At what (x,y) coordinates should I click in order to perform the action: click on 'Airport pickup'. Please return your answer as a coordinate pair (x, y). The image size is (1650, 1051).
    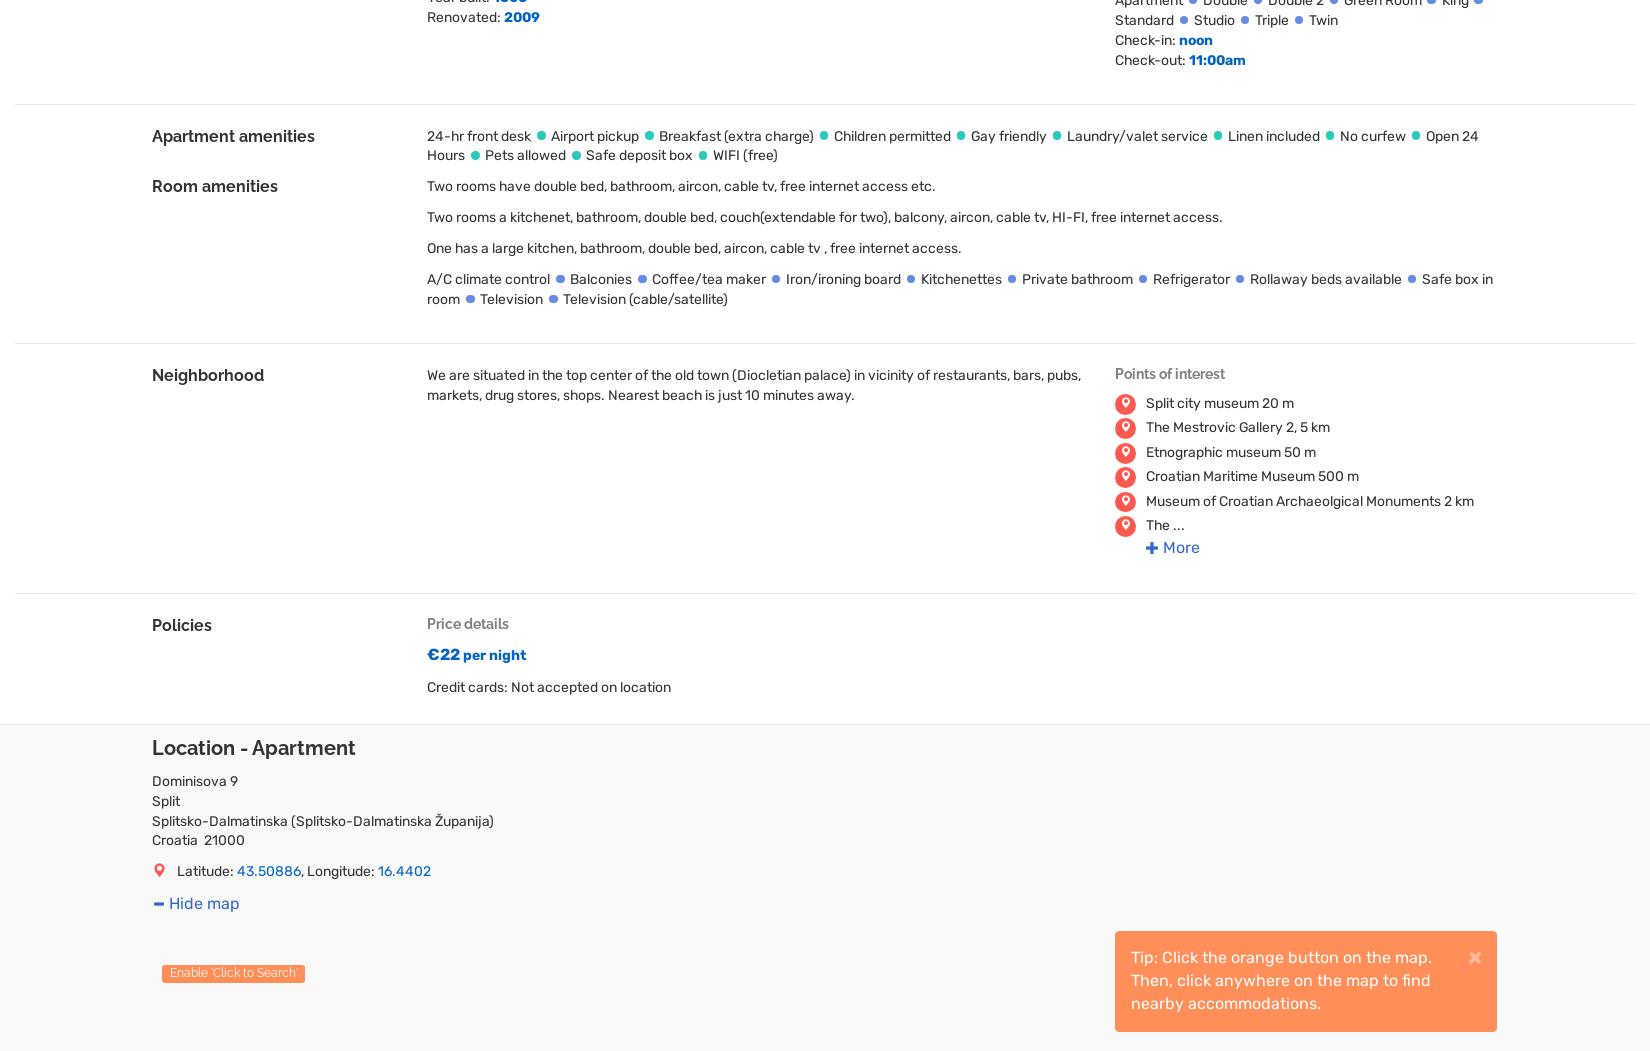
    Looking at the image, I should click on (593, 133).